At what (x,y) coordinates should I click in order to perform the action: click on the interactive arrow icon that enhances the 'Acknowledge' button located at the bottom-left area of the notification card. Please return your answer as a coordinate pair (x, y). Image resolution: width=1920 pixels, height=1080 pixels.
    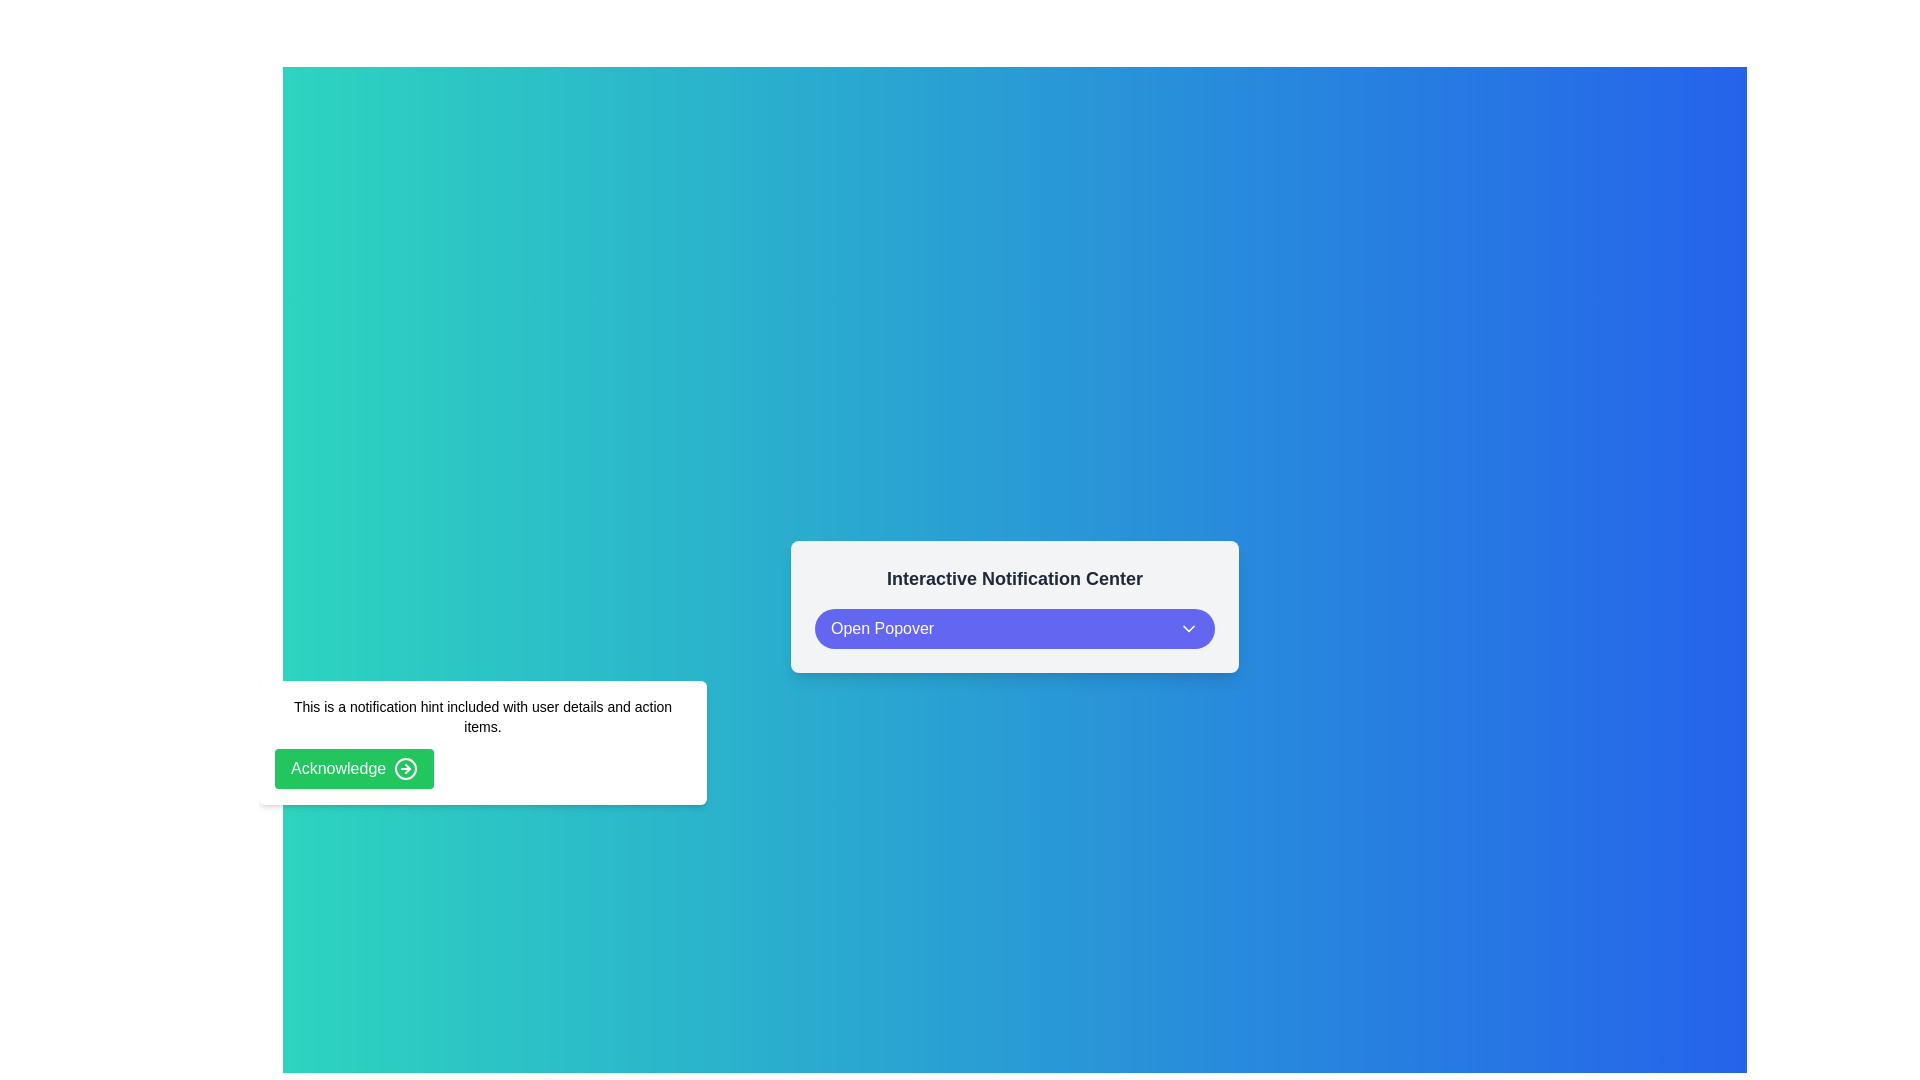
    Looking at the image, I should click on (405, 767).